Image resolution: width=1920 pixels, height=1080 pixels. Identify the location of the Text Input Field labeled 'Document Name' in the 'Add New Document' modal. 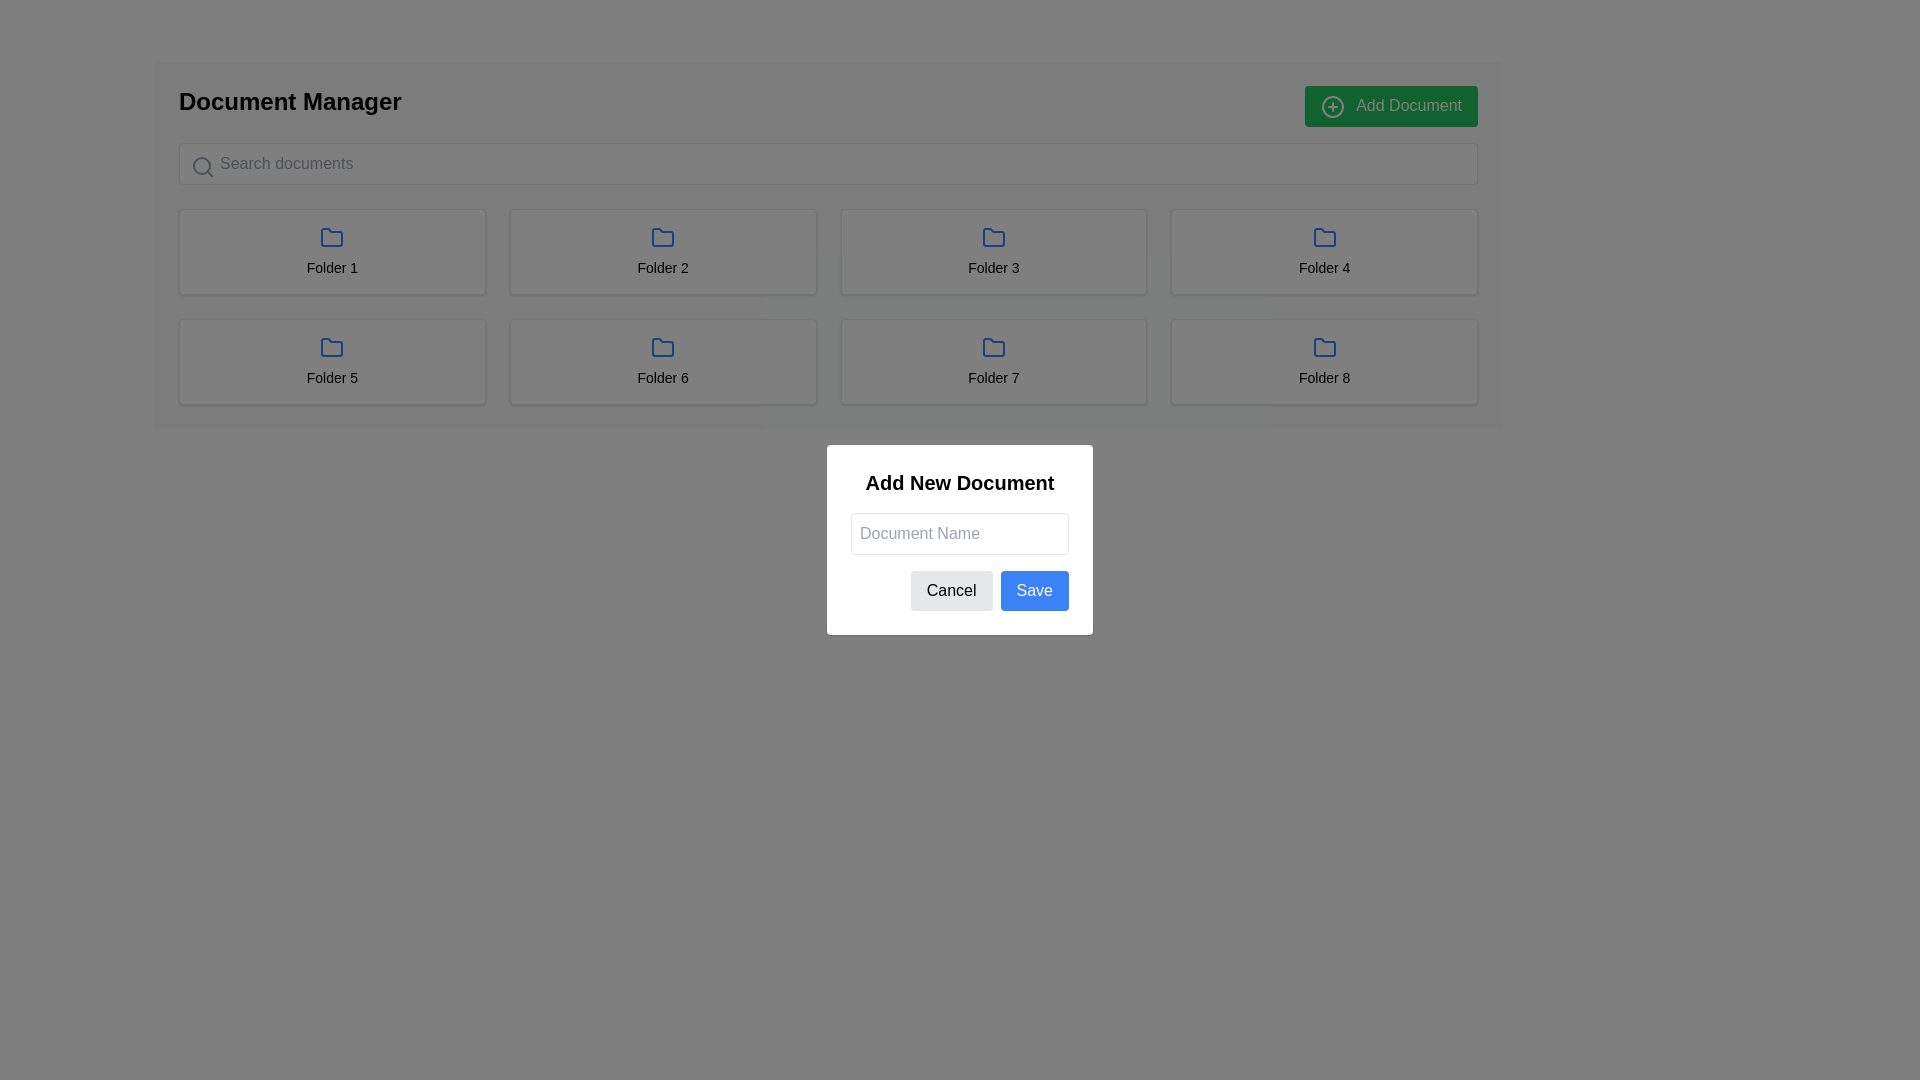
(960, 532).